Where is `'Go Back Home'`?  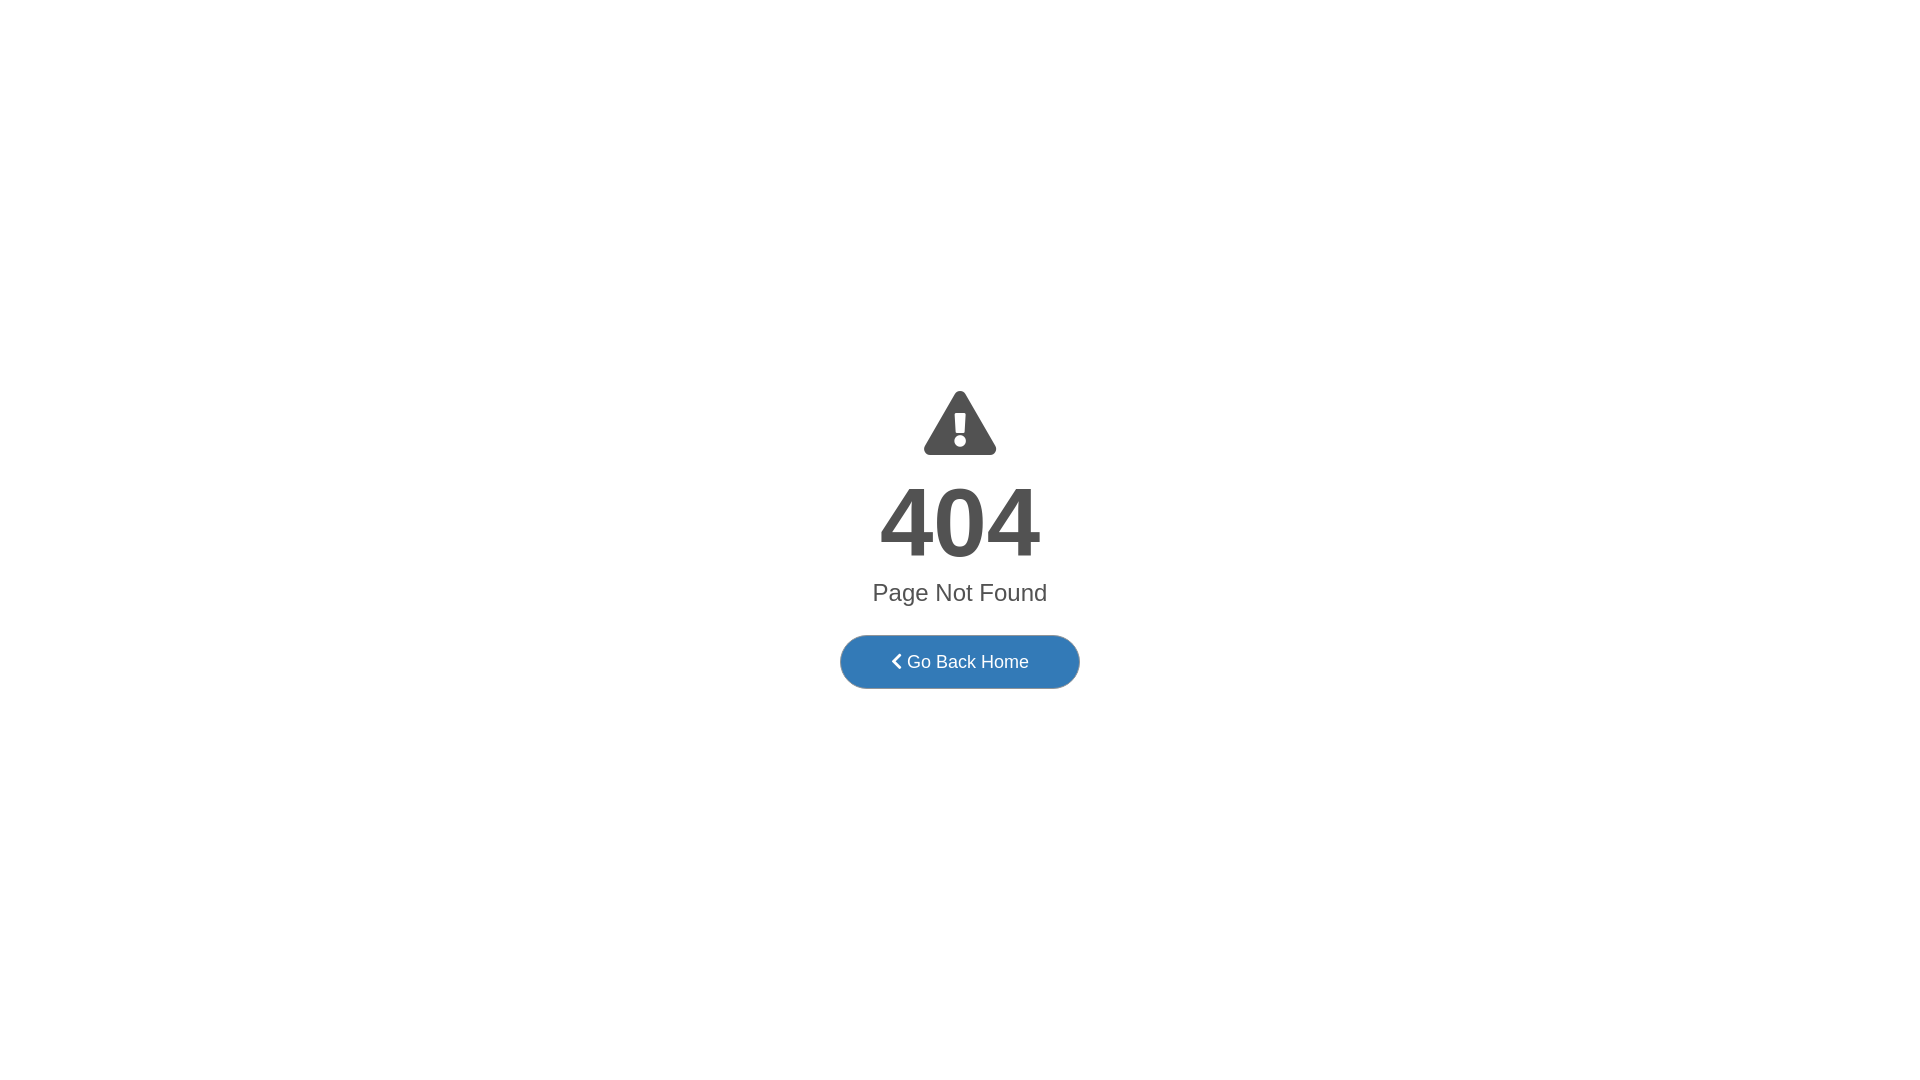
'Go Back Home' is located at coordinates (960, 662).